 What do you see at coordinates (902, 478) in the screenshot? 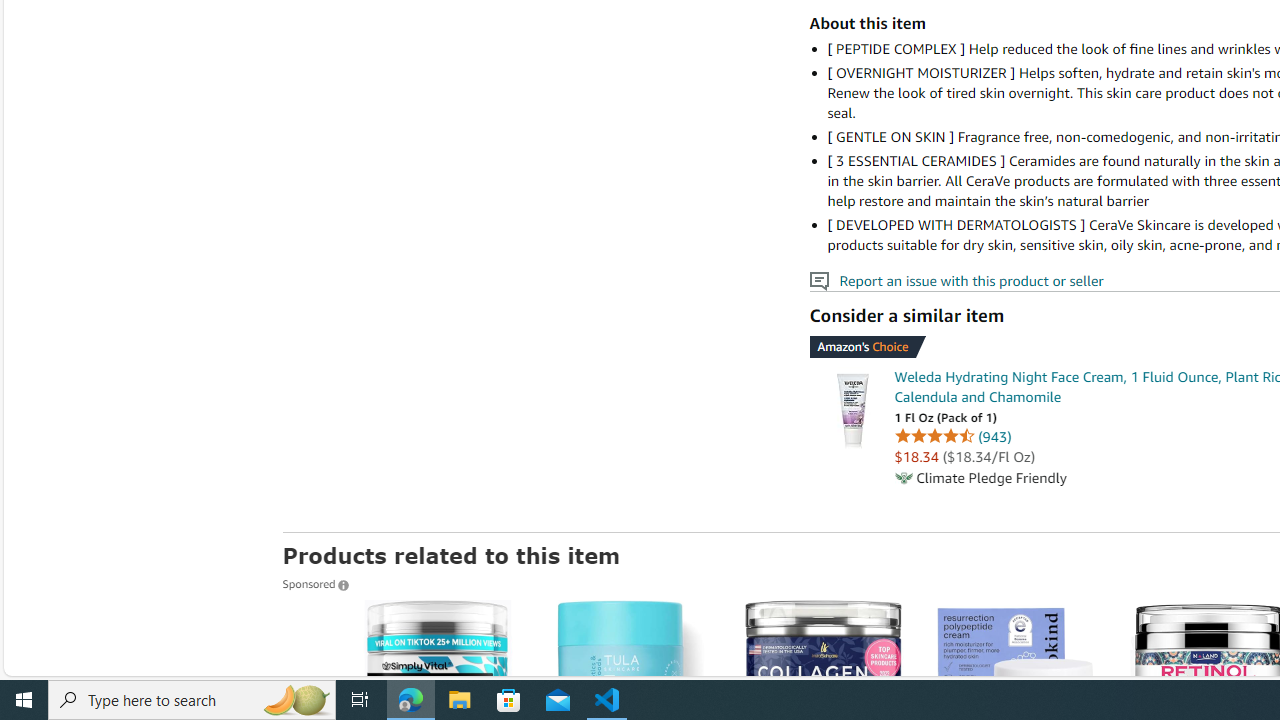
I see `'Climate Pledge Friendly'` at bounding box center [902, 478].